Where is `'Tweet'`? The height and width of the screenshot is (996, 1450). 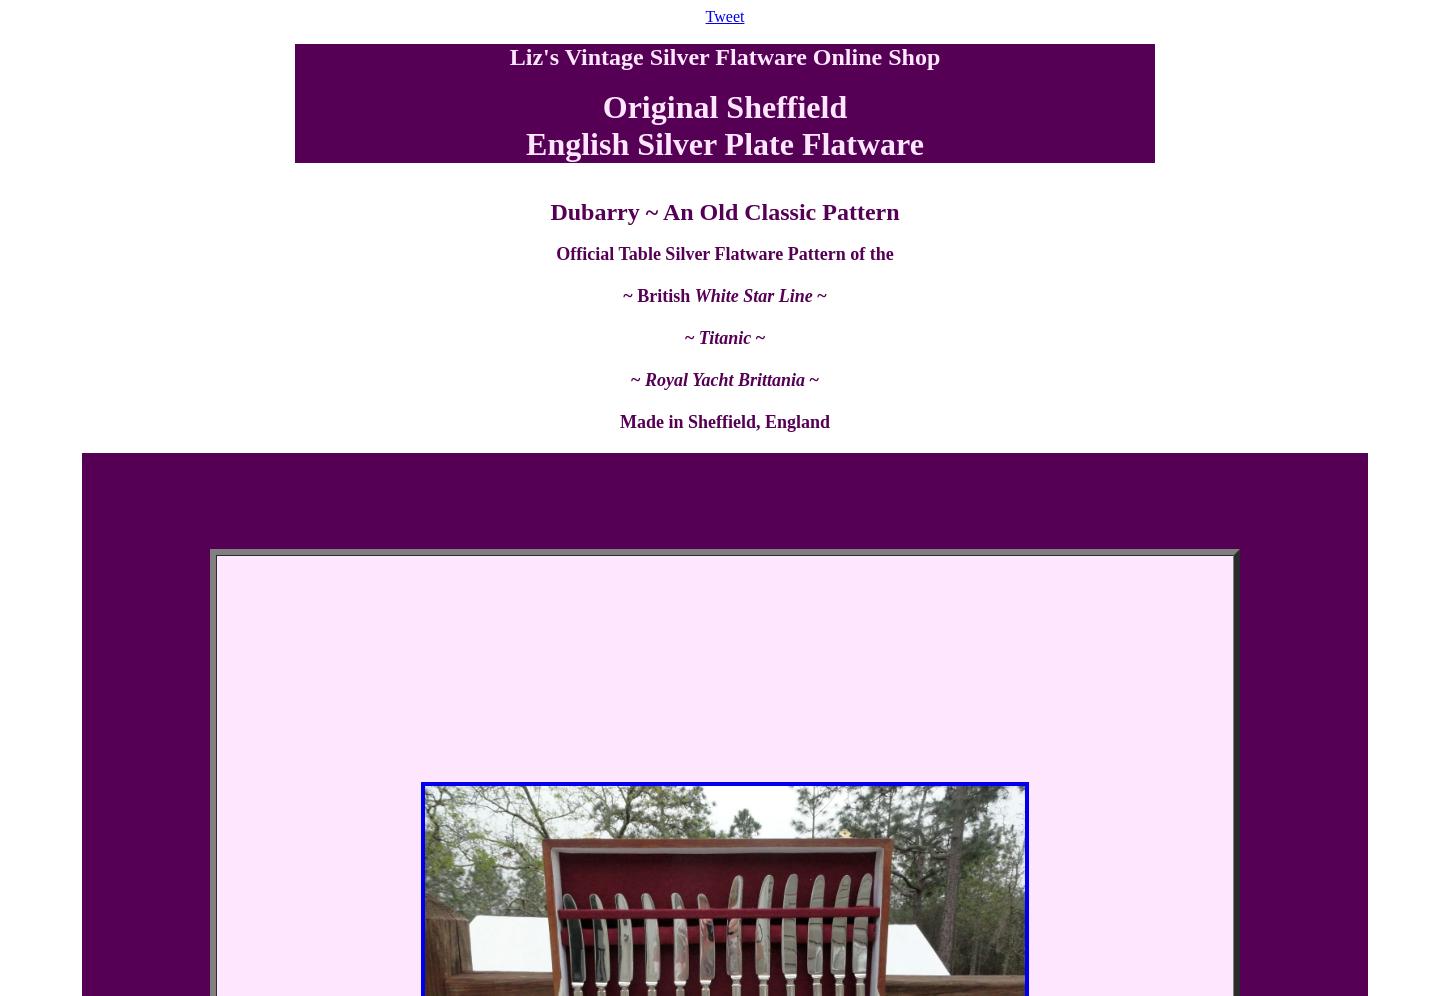
'Tweet' is located at coordinates (703, 16).